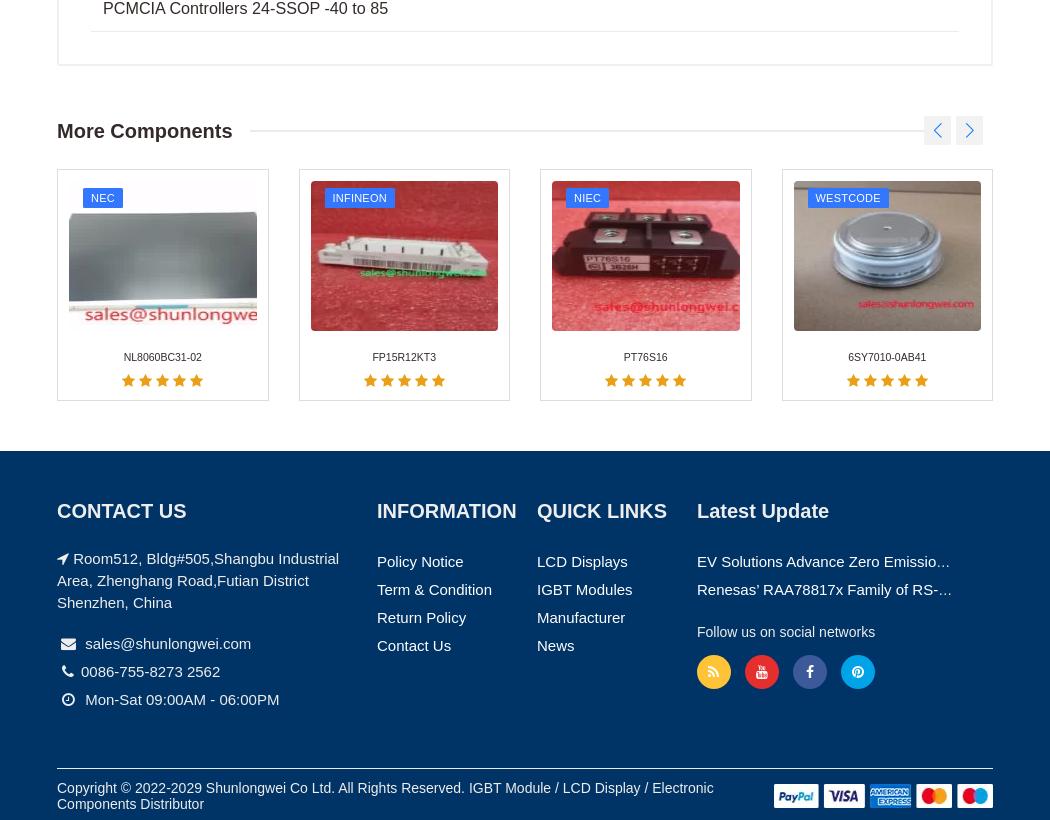 This screenshot has height=820, width=1050. I want to click on 'Mon-Sat 09:00AM - 06:00PM', so click(179, 270).